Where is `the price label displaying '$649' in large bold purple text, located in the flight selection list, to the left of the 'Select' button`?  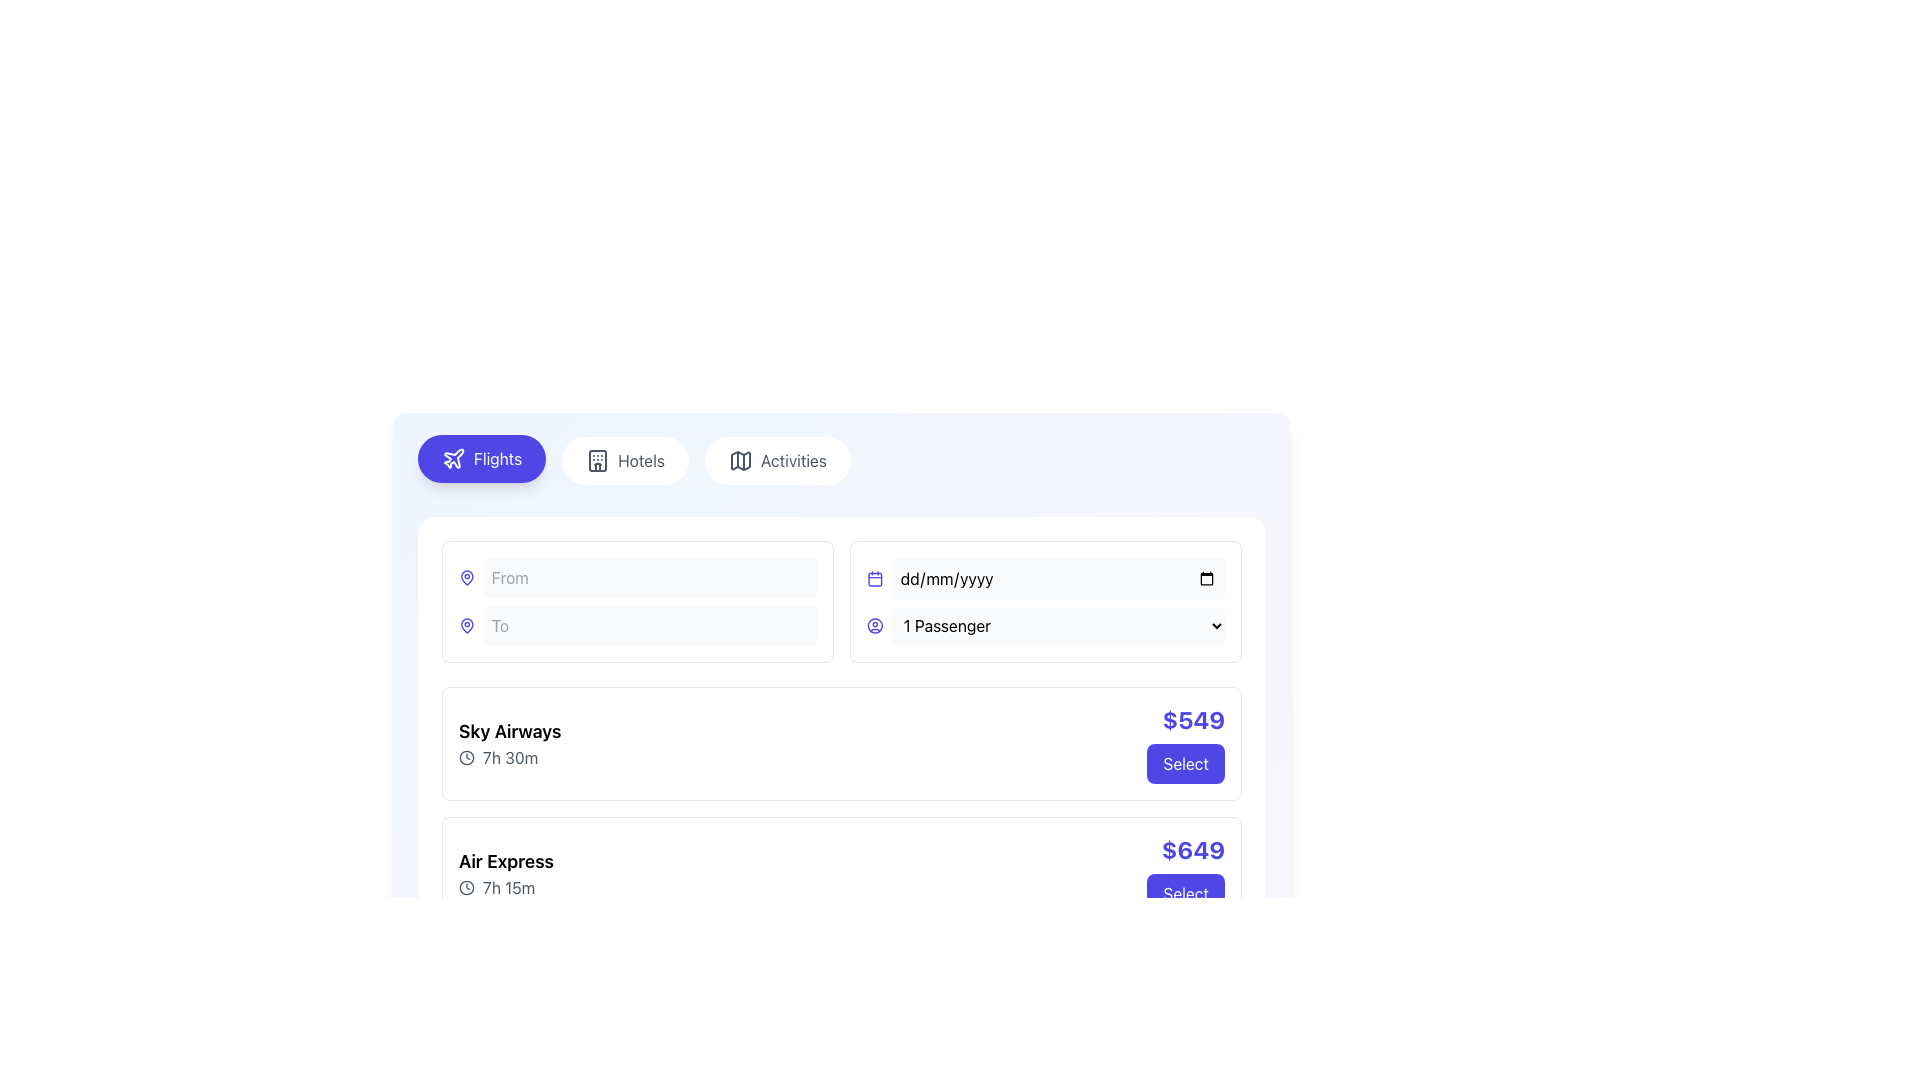
the price label displaying '$649' in large bold purple text, located in the flight selection list, to the left of the 'Select' button is located at coordinates (1186, 849).